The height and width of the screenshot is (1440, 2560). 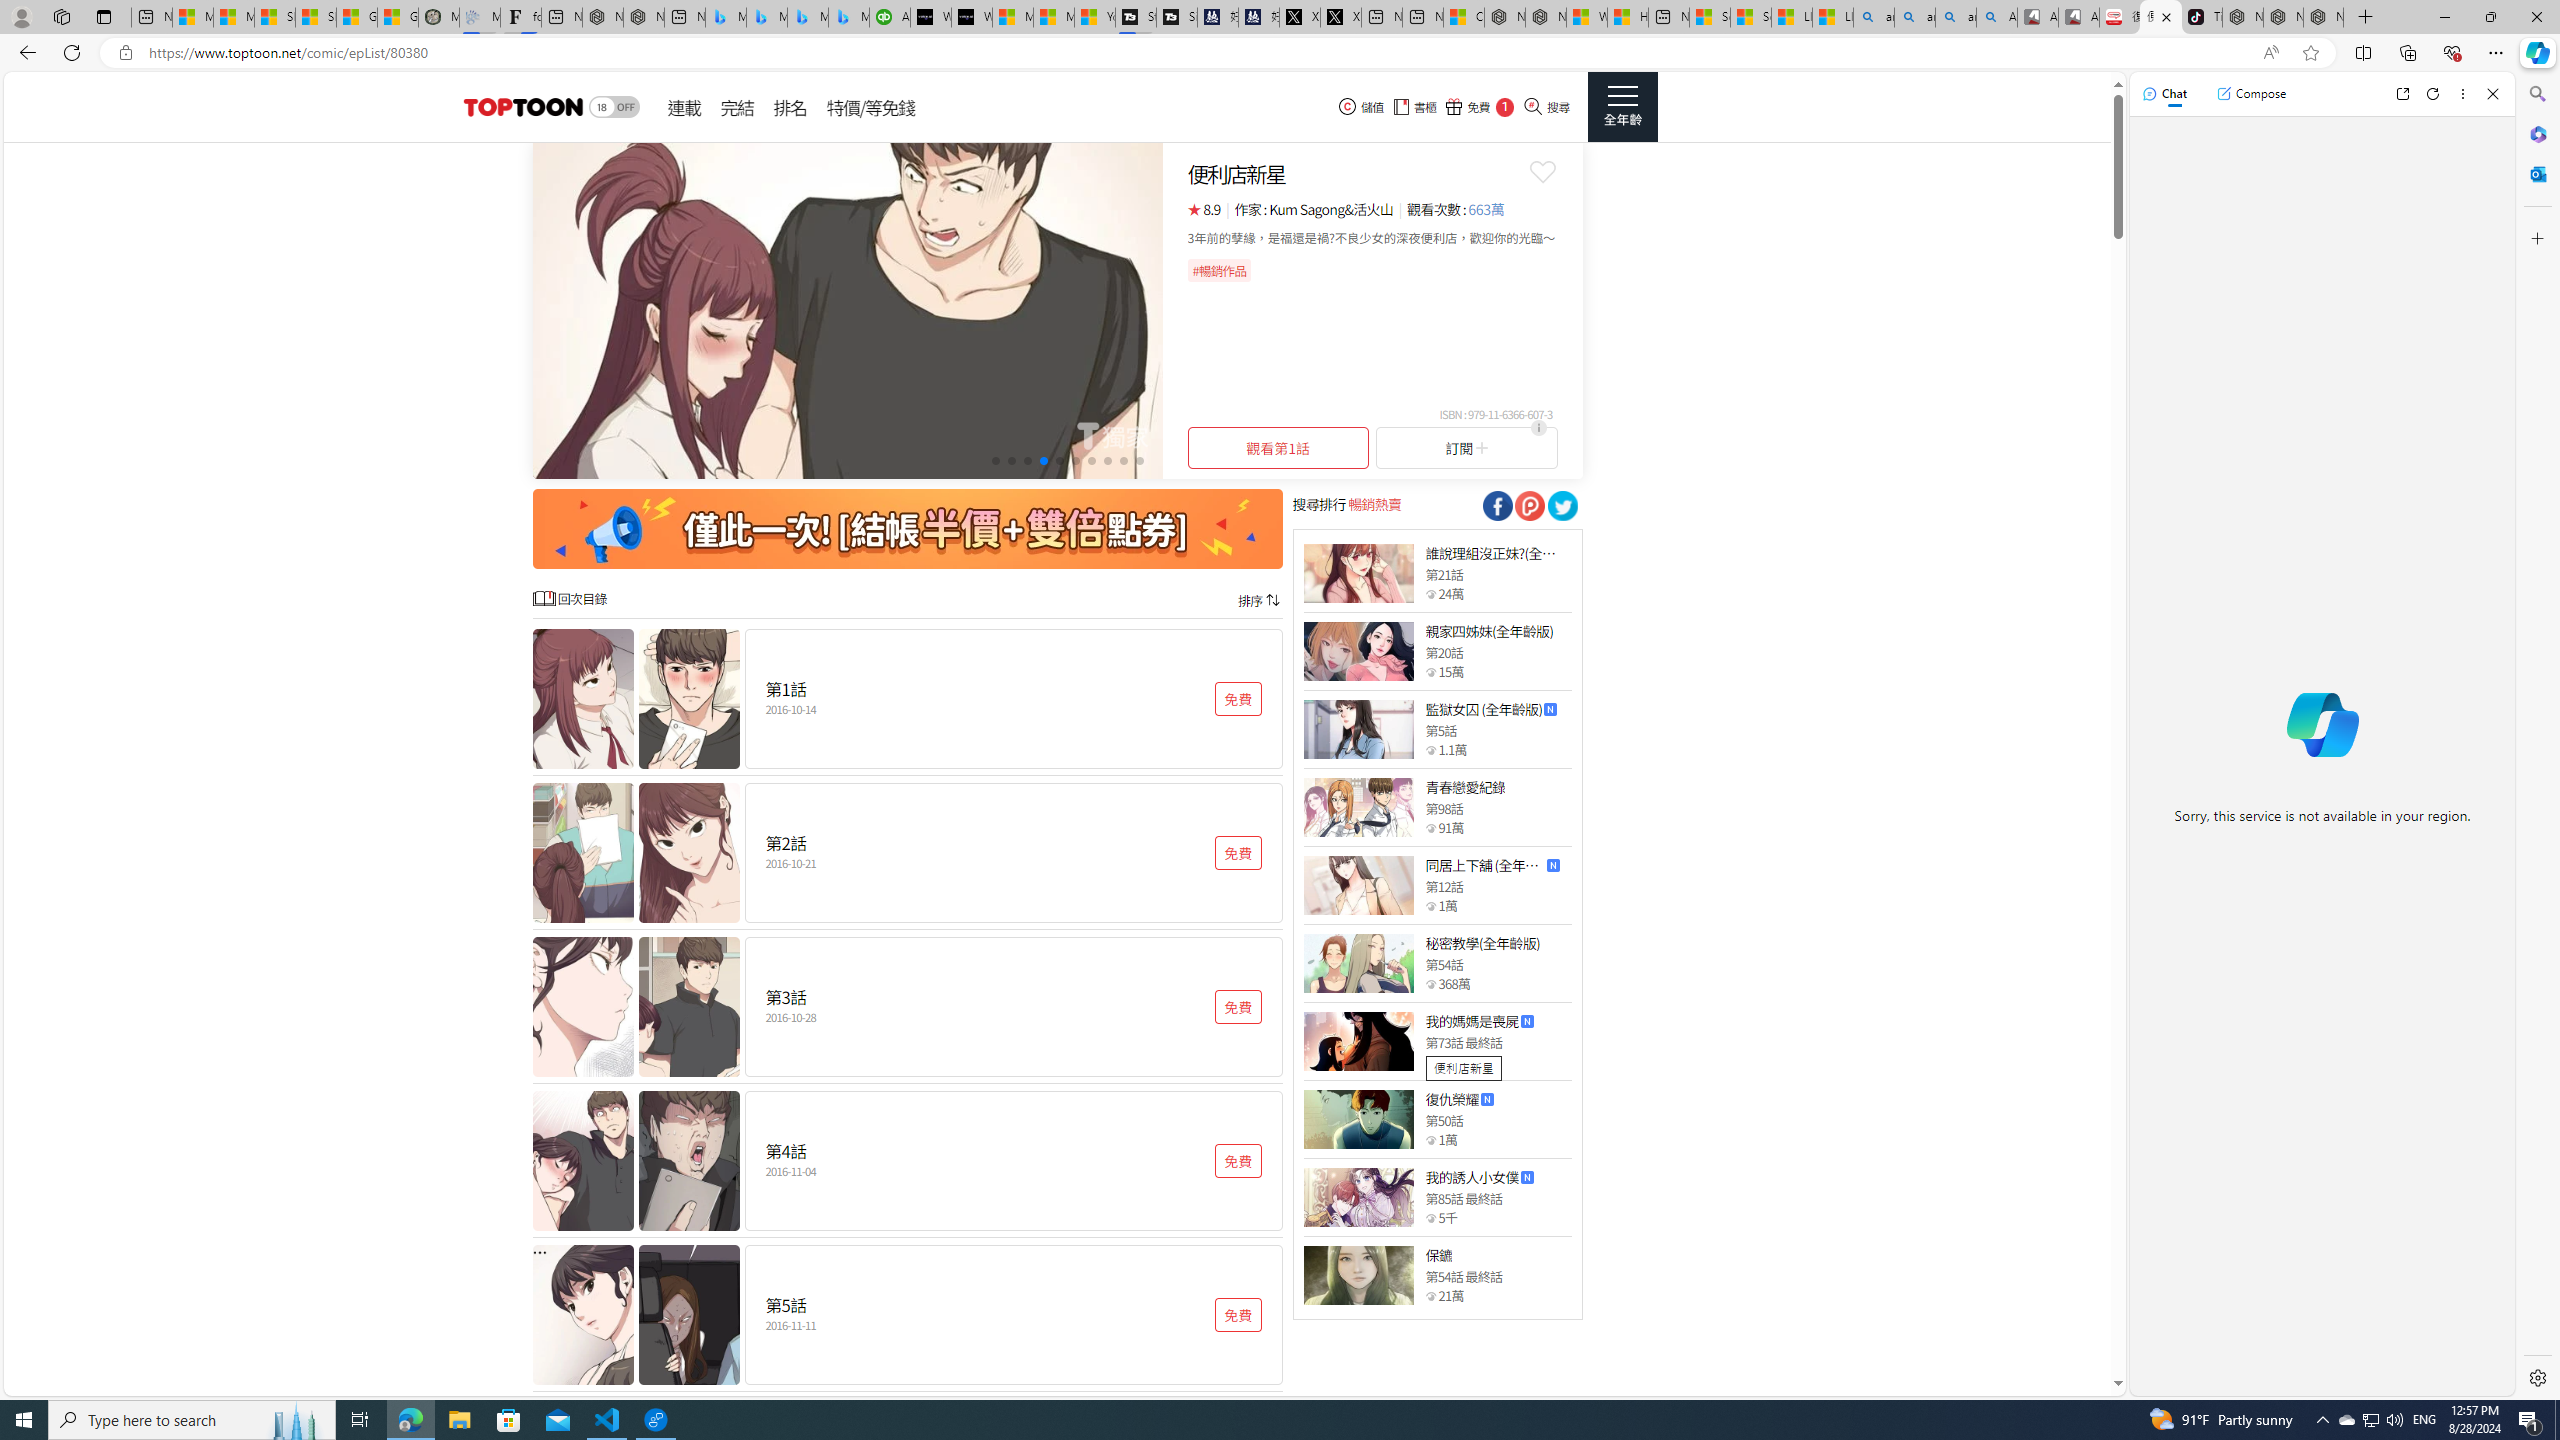 I want to click on 'Class: swiper-slide swiper-slide-next', so click(x=847, y=310).